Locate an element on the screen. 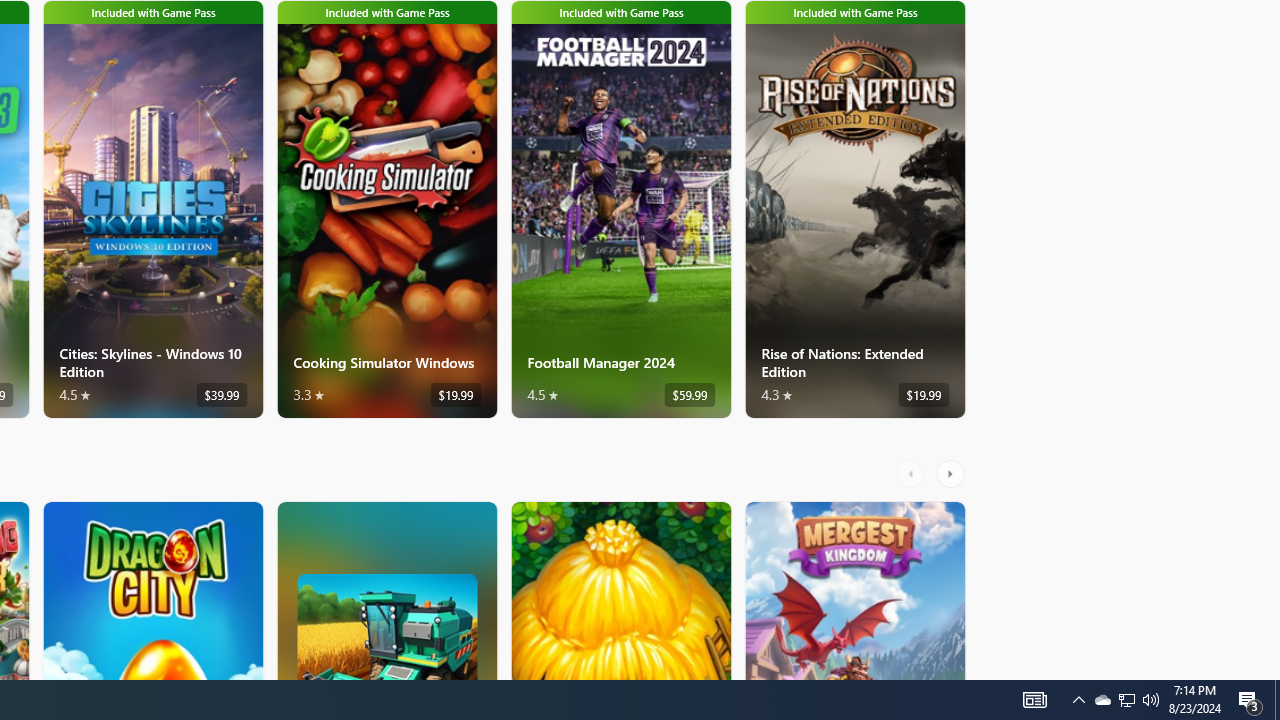 This screenshot has width=1280, height=720. 'The Tribez. Average rating of 4.6 out of five stars. Free  ' is located at coordinates (619, 589).